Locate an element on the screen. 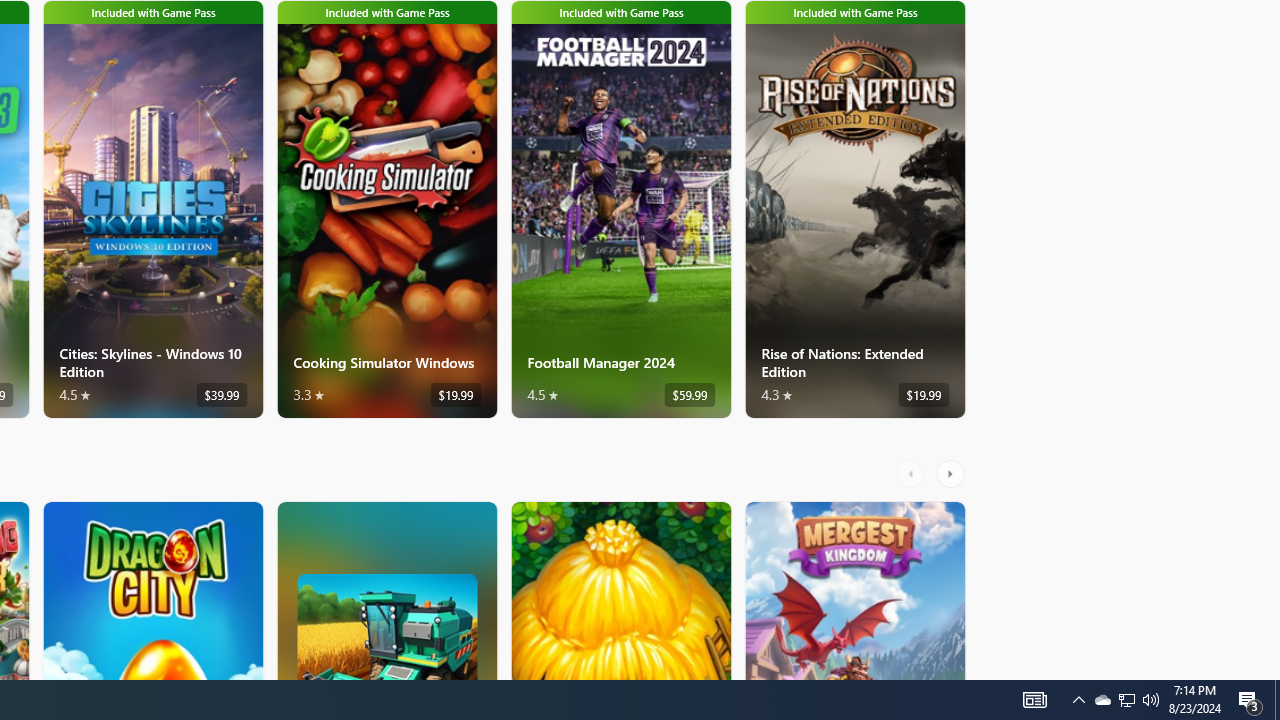 This screenshot has width=1280, height=720. 'The Tribez. Average rating of 4.6 out of five stars. Free  ' is located at coordinates (619, 589).